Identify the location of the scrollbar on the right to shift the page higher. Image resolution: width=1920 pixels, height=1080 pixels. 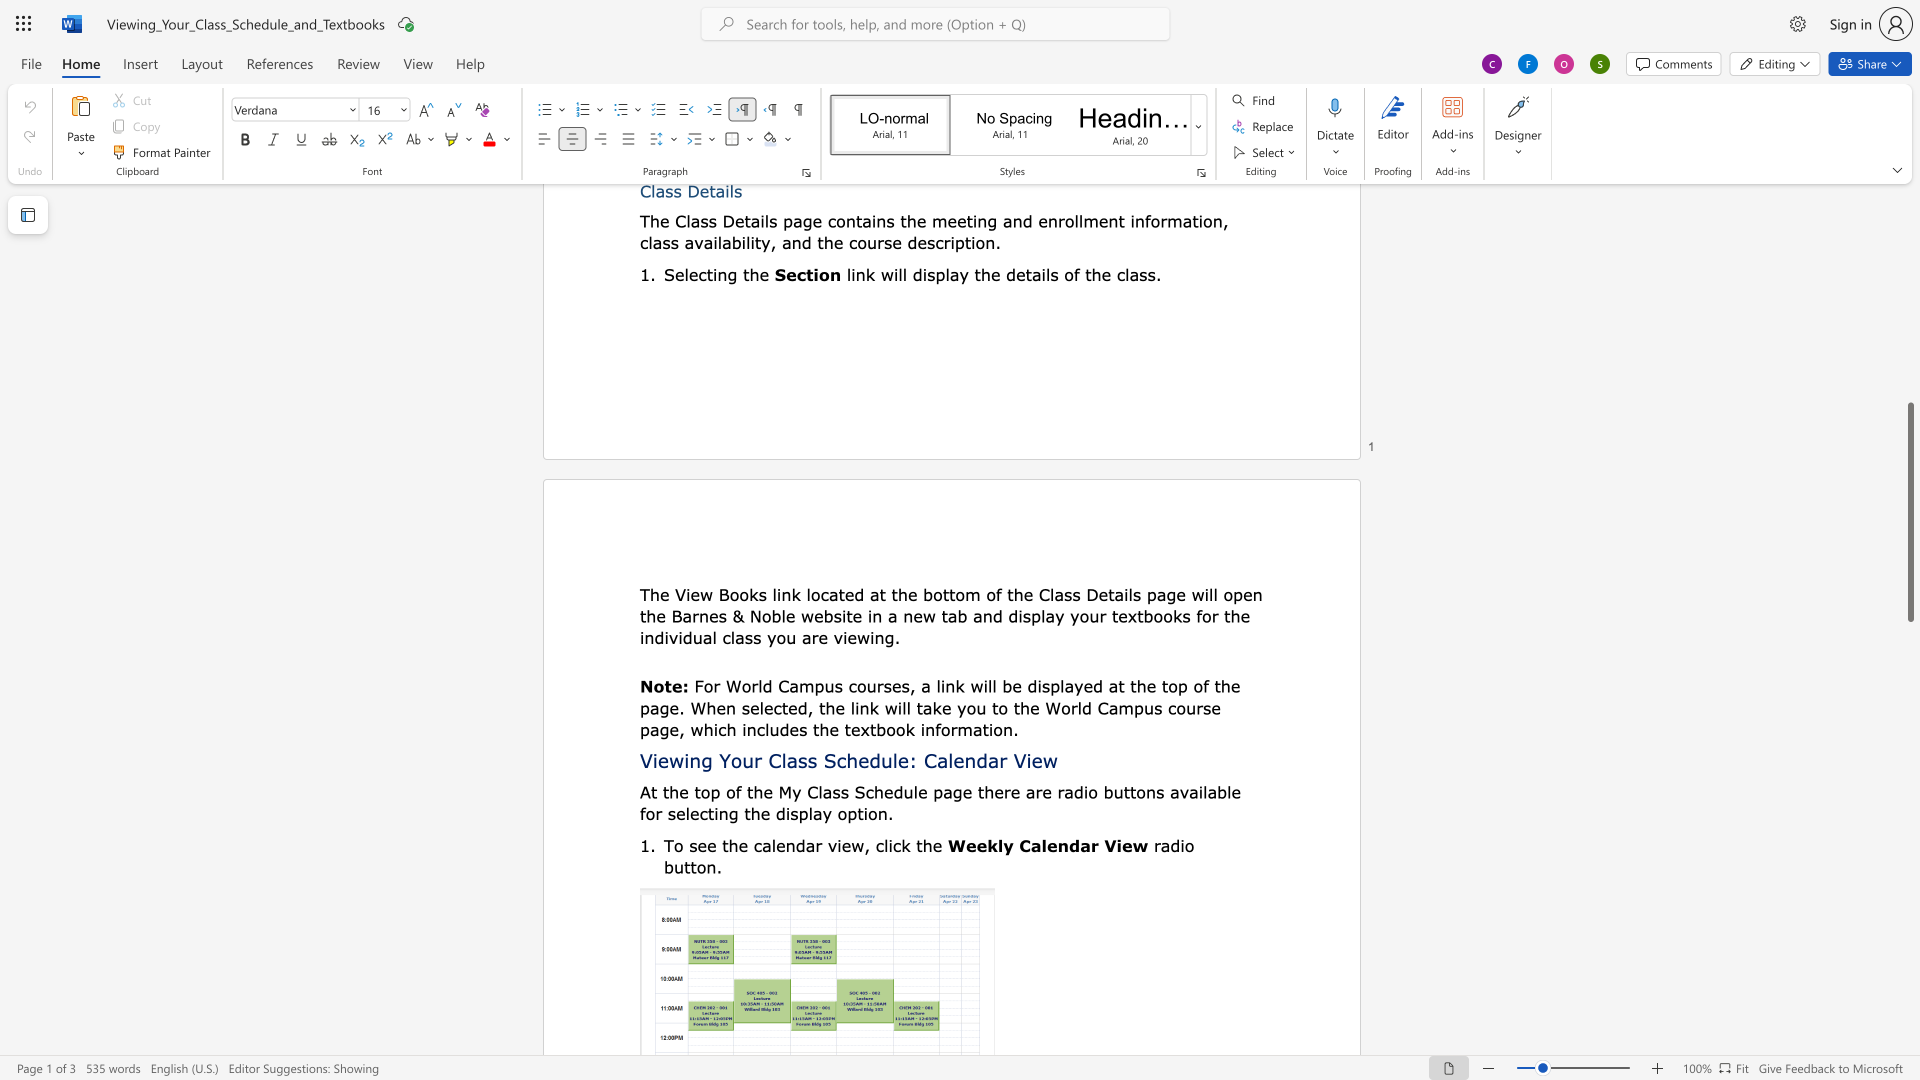
(1909, 319).